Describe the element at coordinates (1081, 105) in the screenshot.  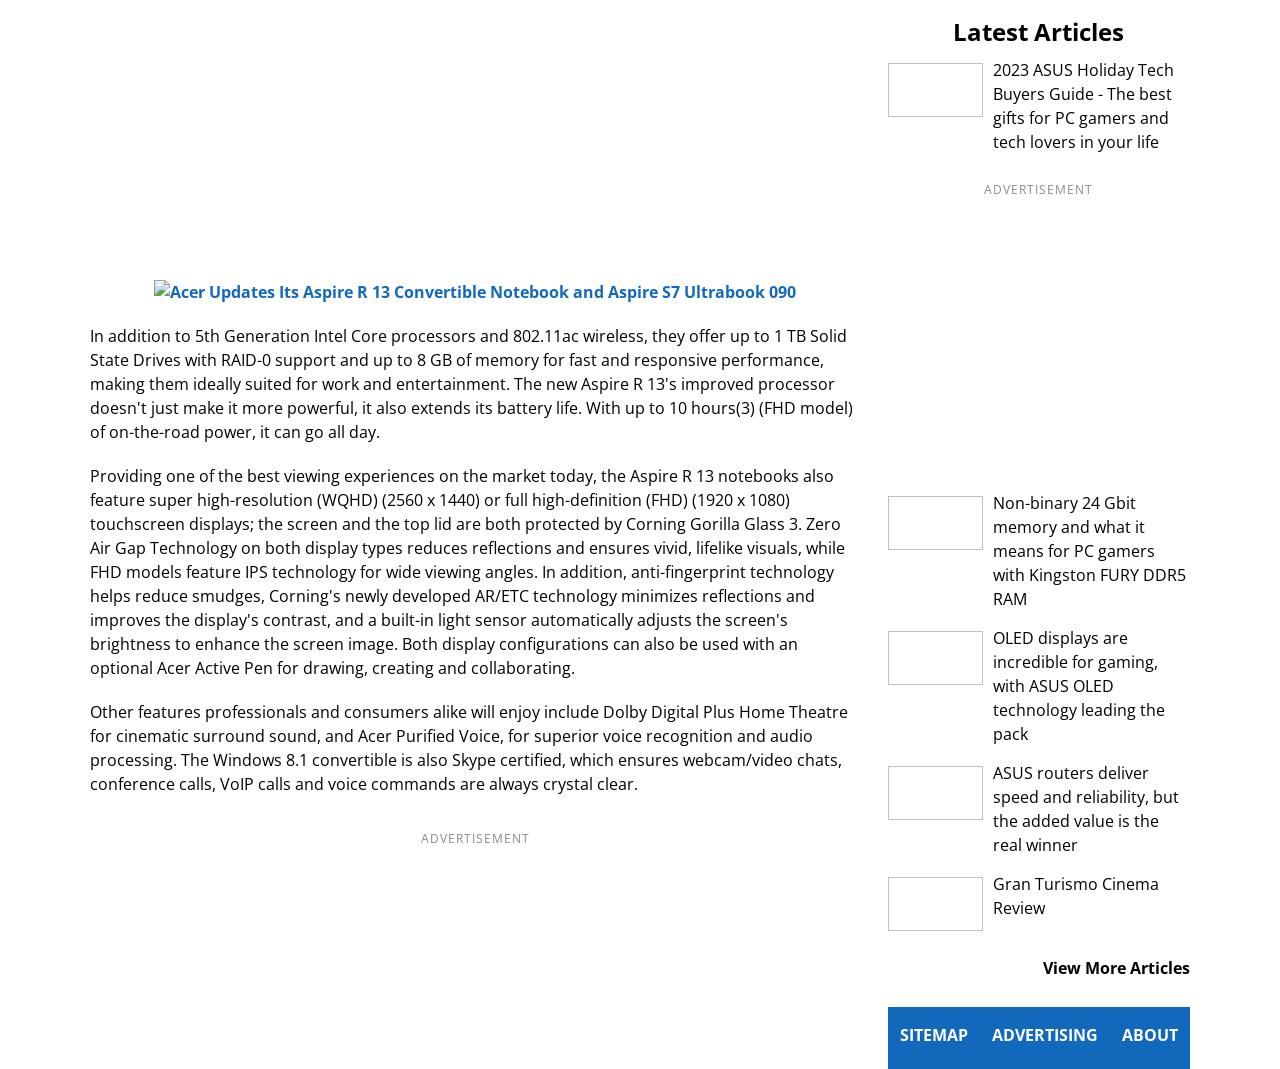
I see `'2023 ASUS Holiday Tech Buyers Guide - The best gifts for PC gamers and tech lovers in your life'` at that location.